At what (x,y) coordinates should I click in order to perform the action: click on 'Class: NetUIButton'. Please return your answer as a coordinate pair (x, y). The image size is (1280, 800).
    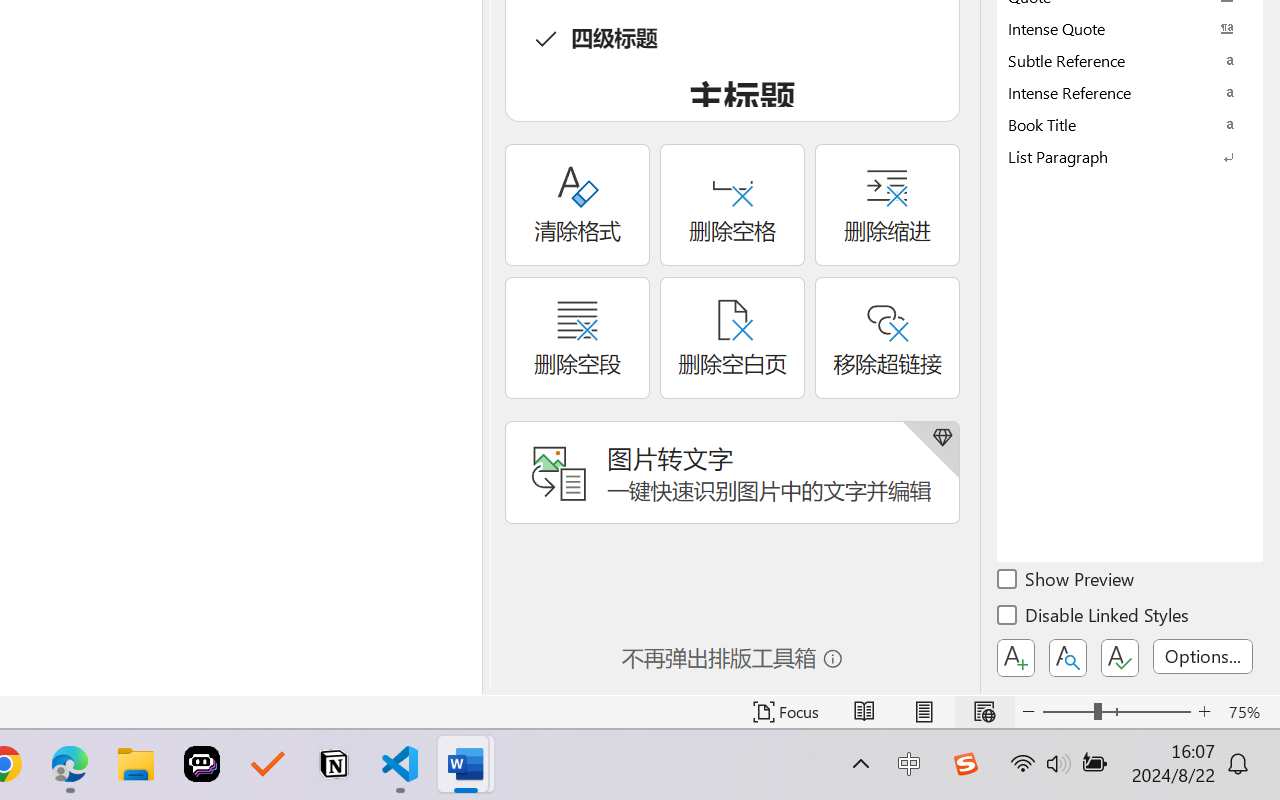
    Looking at the image, I should click on (1120, 657).